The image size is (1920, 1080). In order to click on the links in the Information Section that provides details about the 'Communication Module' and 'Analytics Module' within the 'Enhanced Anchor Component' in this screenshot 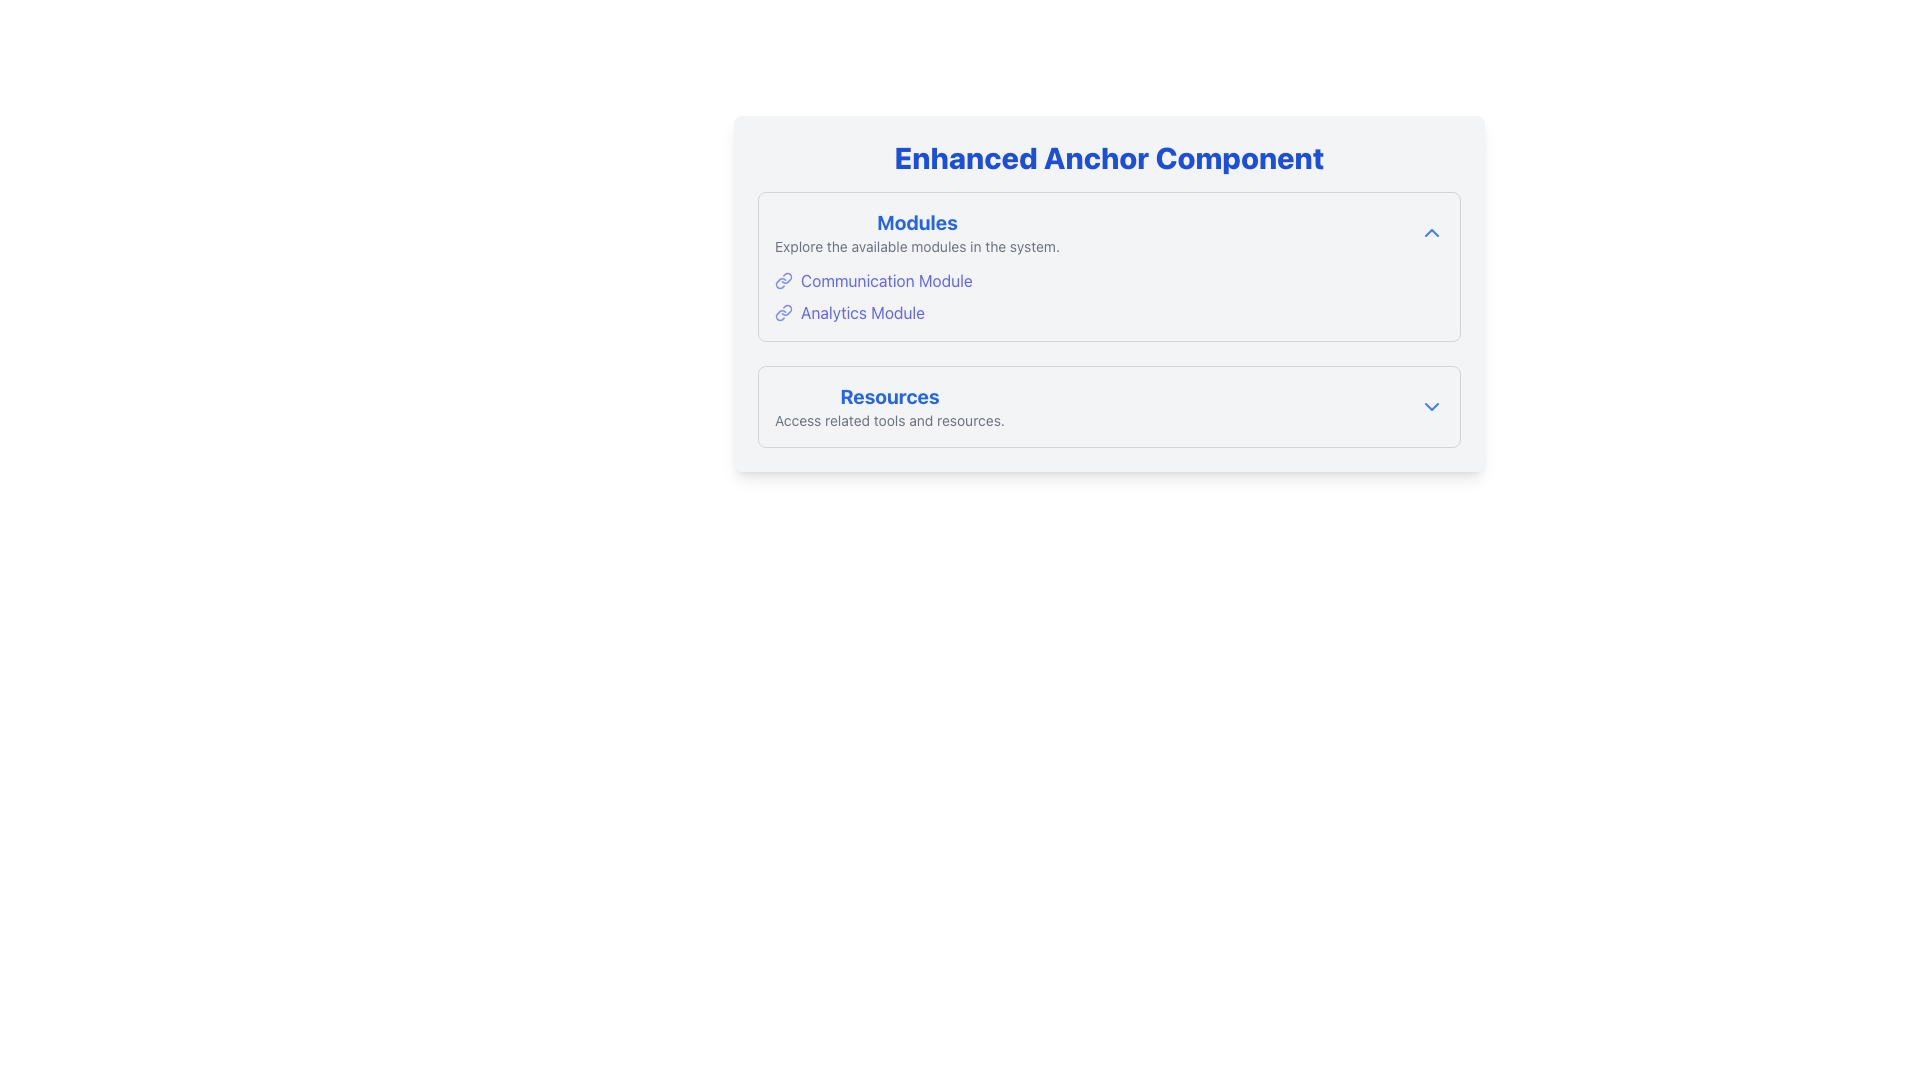, I will do `click(1108, 265)`.